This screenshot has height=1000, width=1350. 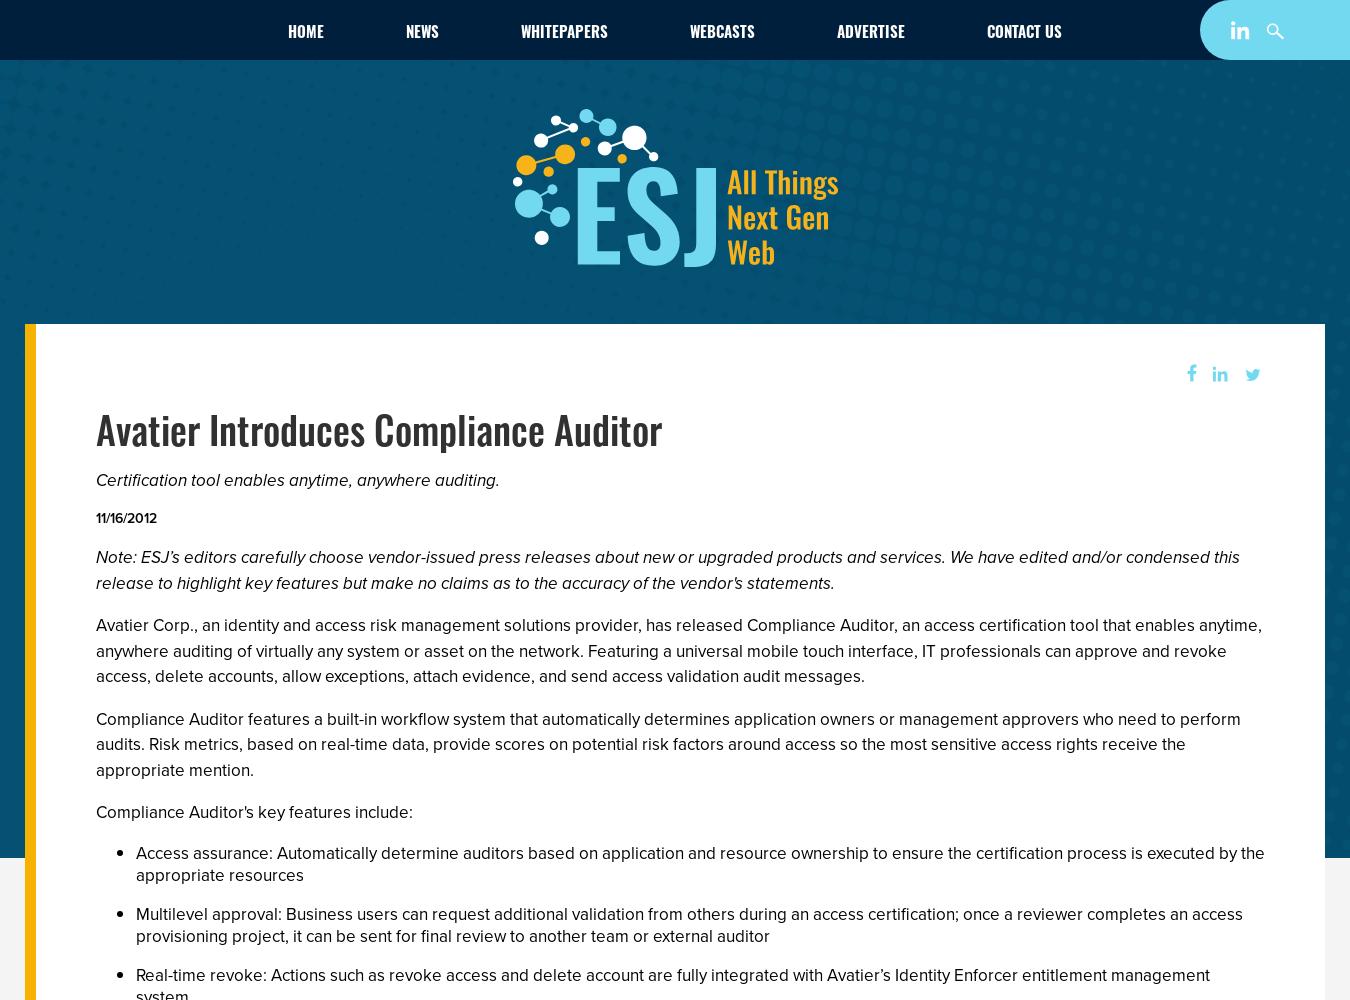 What do you see at coordinates (721, 31) in the screenshot?
I see `'Webcasts'` at bounding box center [721, 31].